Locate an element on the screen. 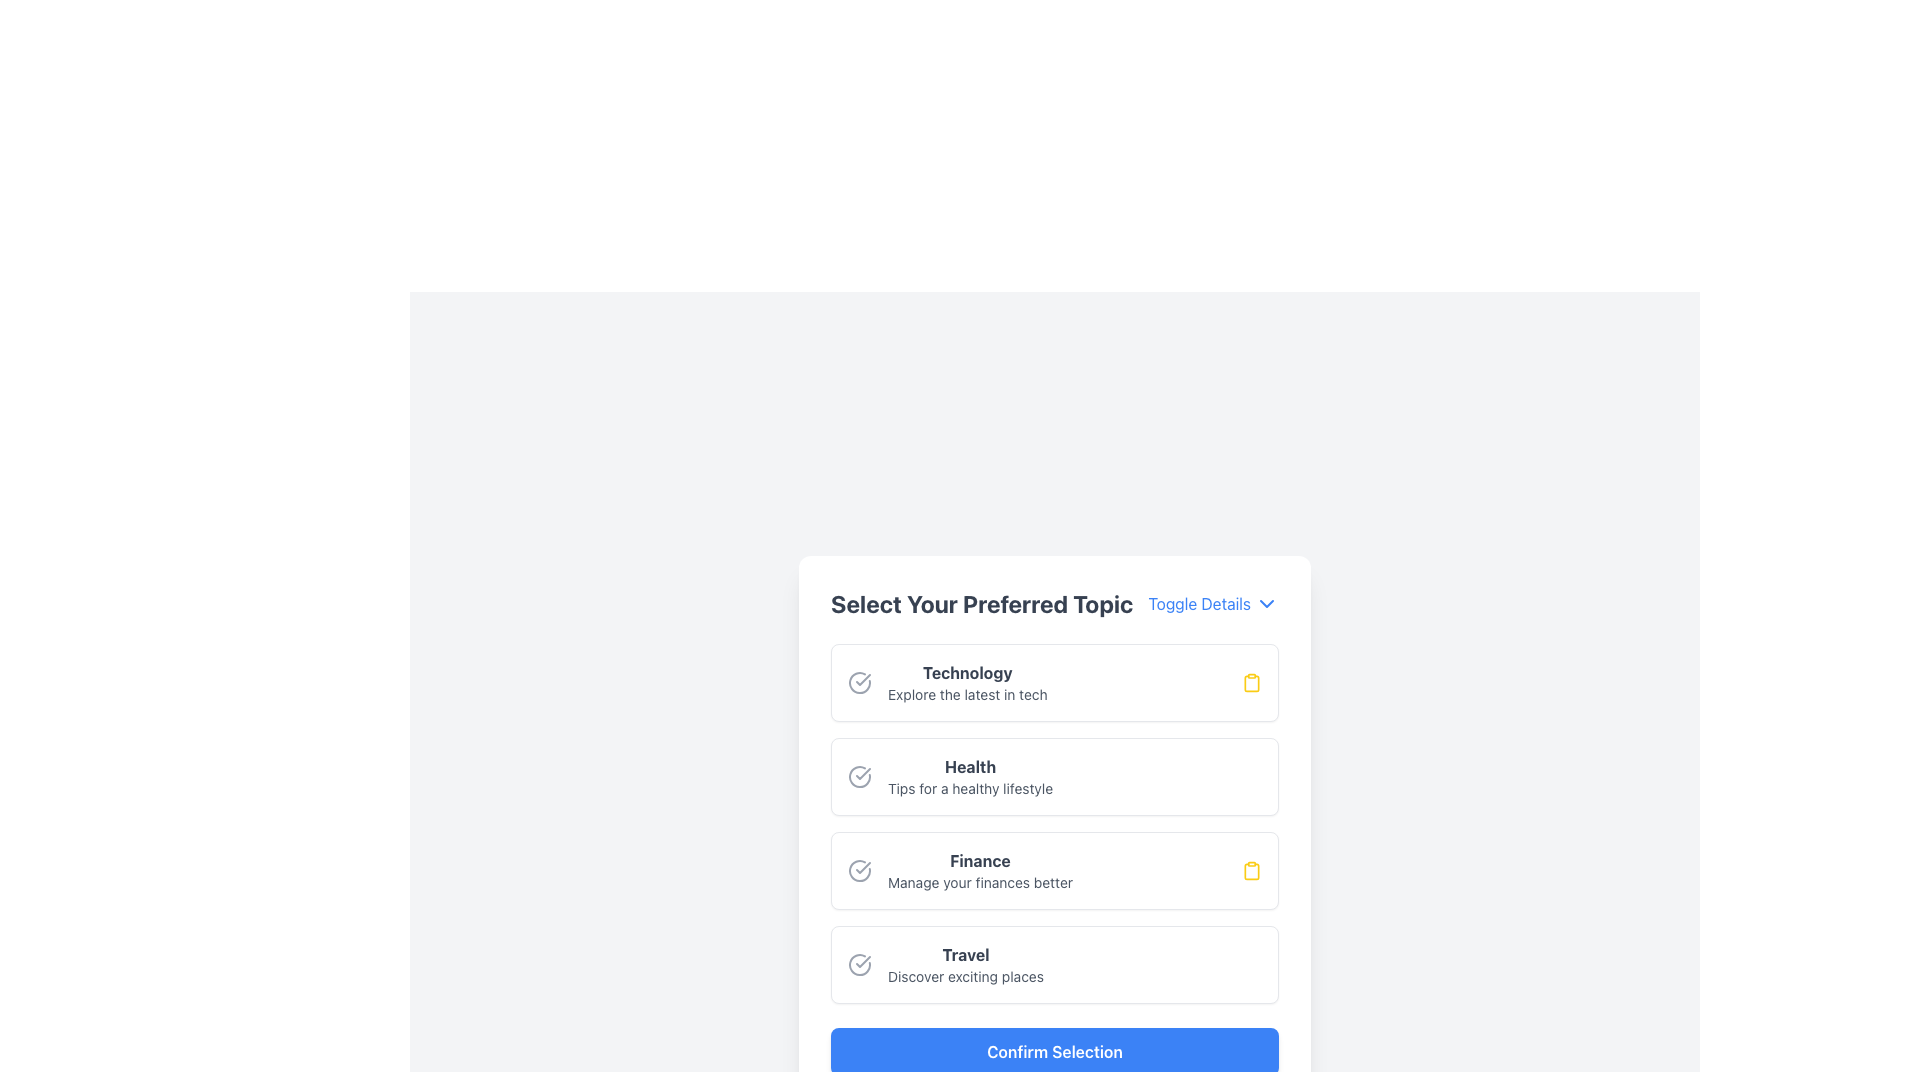 Image resolution: width=1920 pixels, height=1080 pixels. the circular graphical pattern resembling a segment of a circle, which is located to the left of the 'Finance' topic in the list is located at coordinates (859, 870).